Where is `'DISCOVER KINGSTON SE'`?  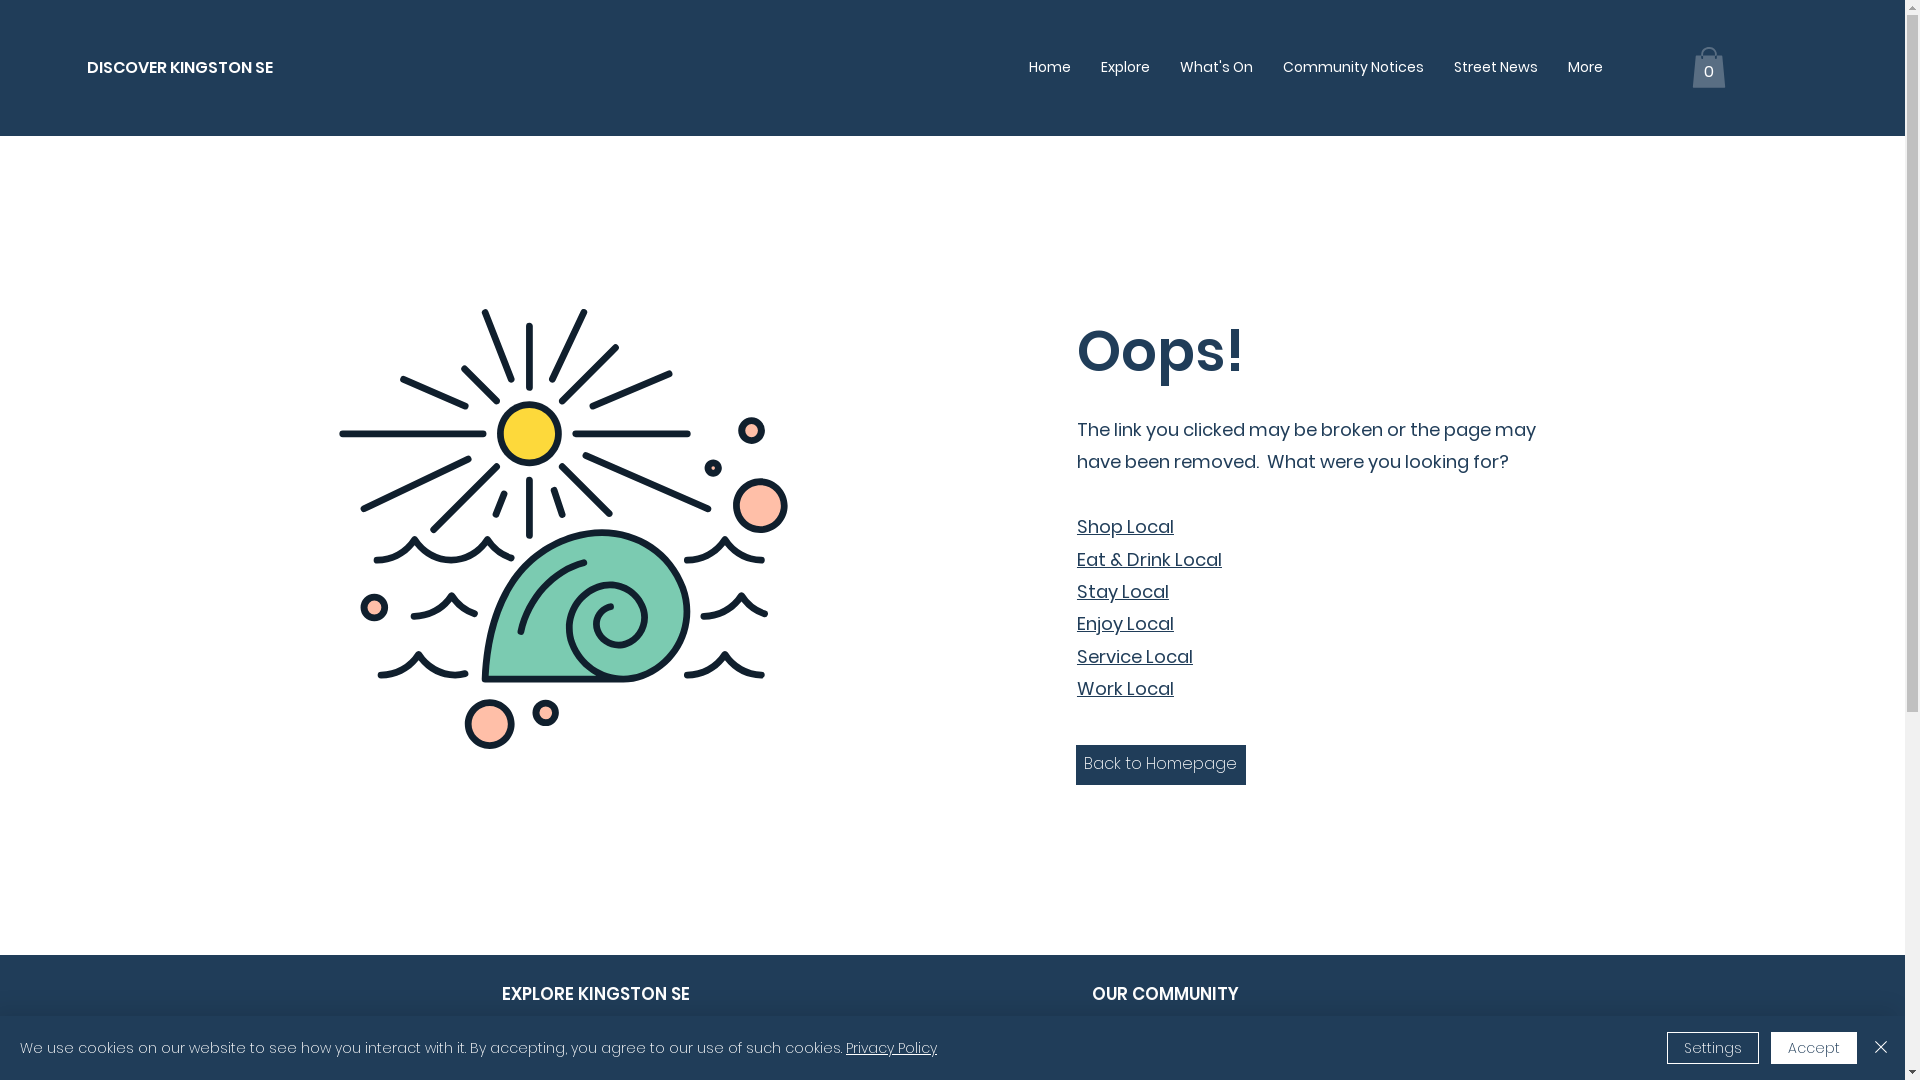
'DISCOVER KINGSTON SE' is located at coordinates (180, 66).